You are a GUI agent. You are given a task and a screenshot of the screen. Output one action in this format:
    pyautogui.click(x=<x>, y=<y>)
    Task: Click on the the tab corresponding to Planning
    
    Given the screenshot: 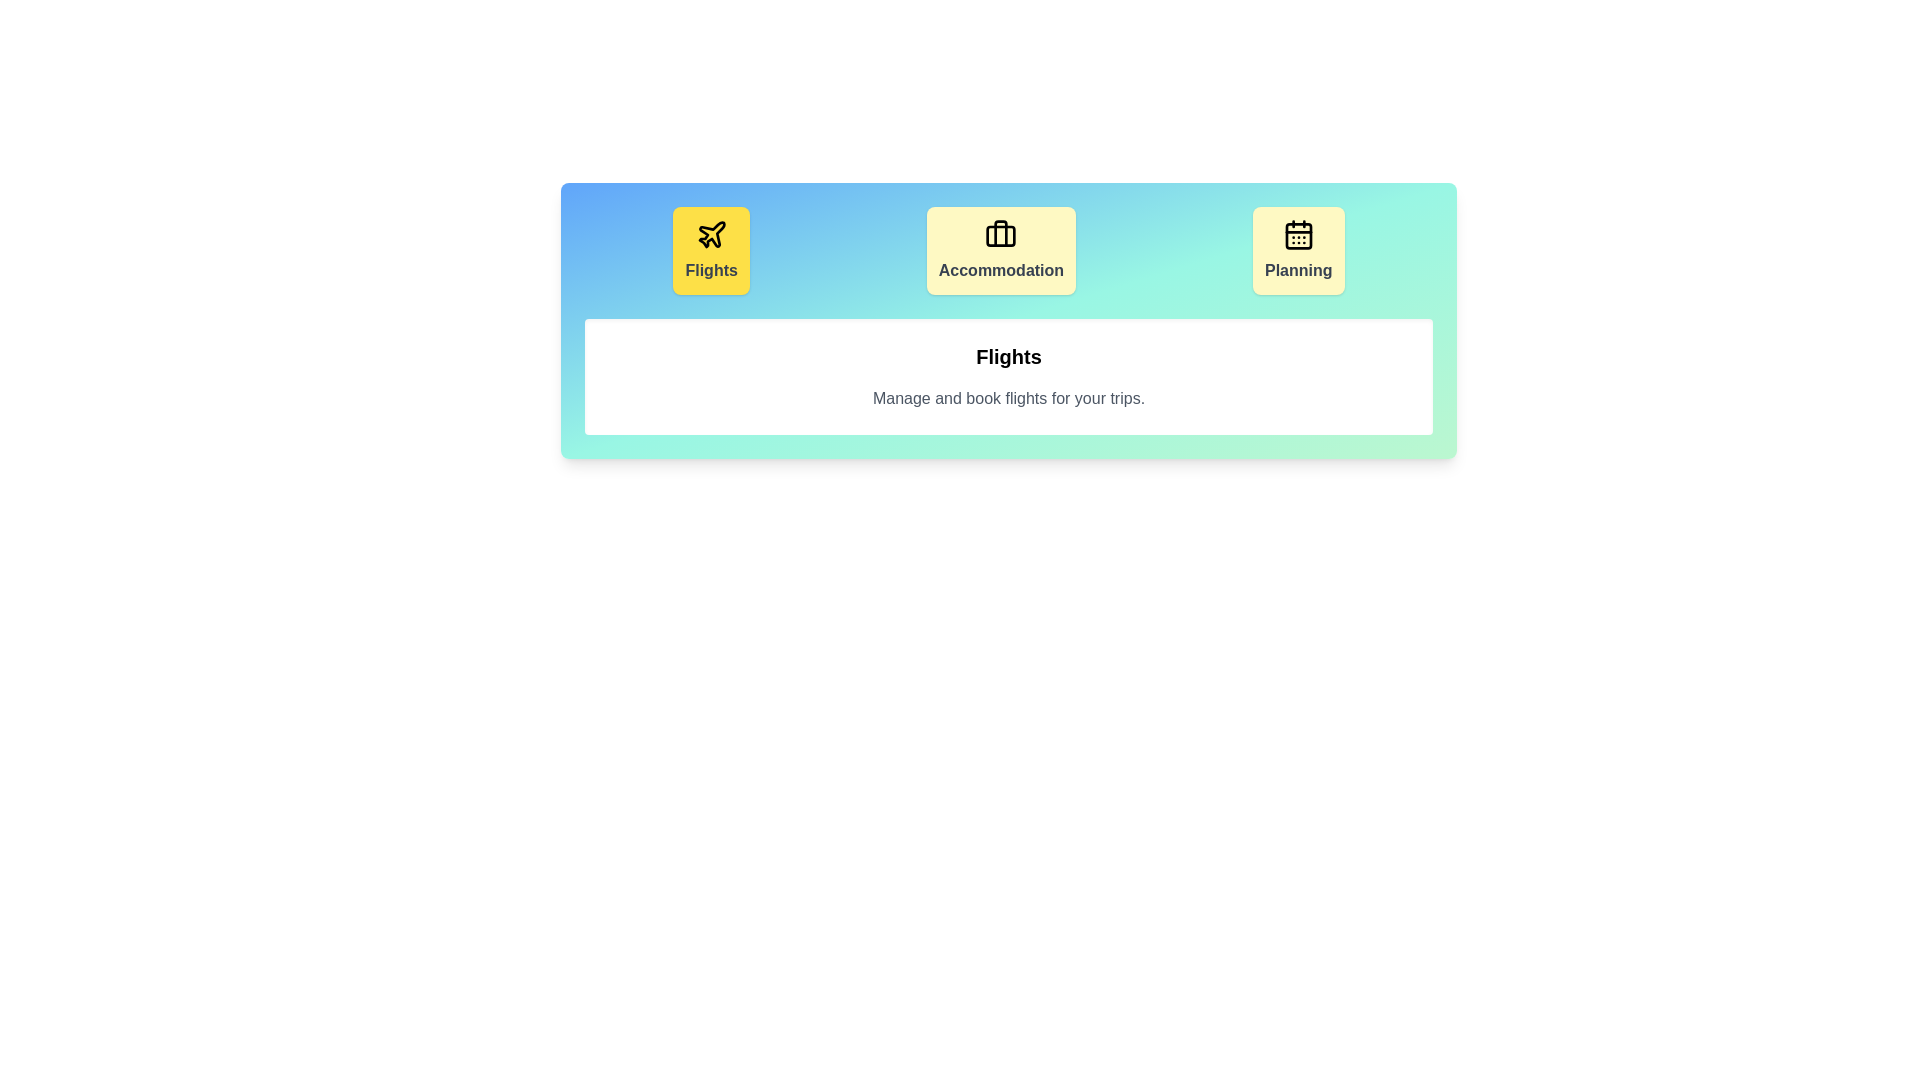 What is the action you would take?
    pyautogui.click(x=1298, y=249)
    